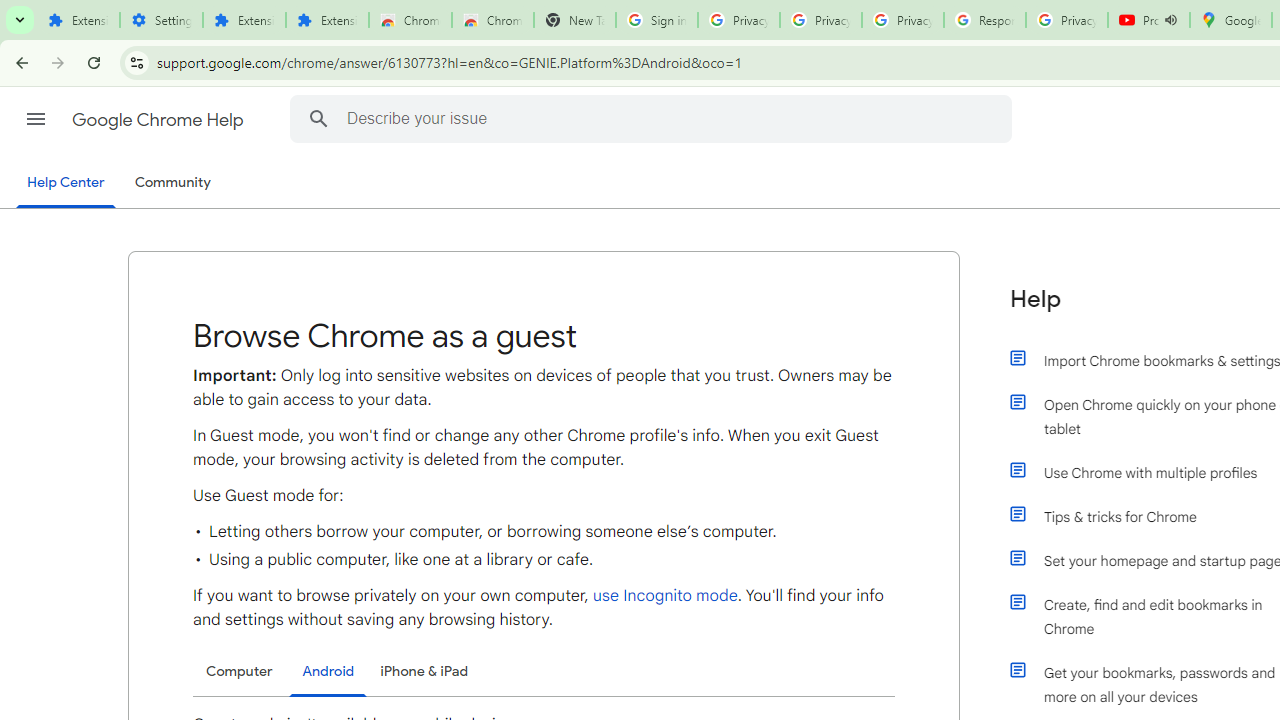  I want to click on 'Computer', so click(239, 671).